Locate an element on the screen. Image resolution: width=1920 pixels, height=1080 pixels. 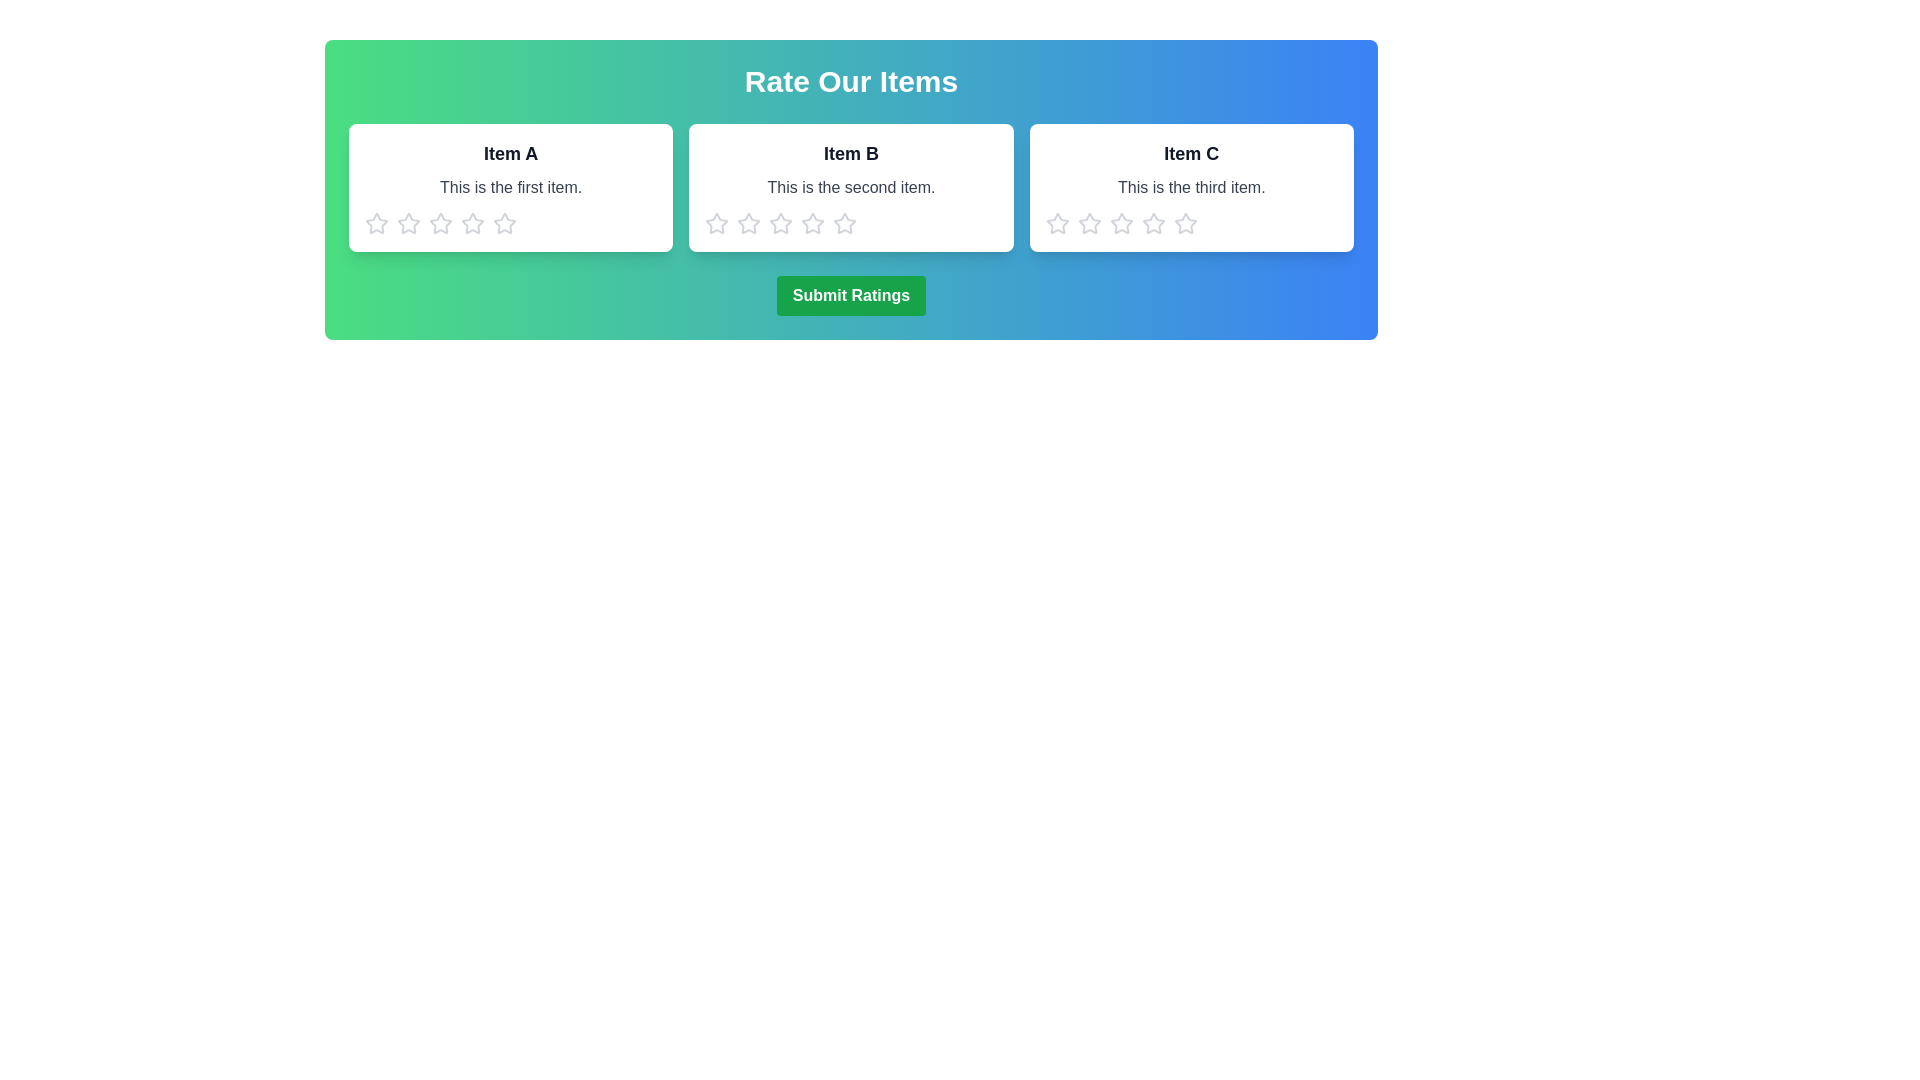
the 'Submit Ratings' button to submit the ratings is located at coordinates (851, 296).